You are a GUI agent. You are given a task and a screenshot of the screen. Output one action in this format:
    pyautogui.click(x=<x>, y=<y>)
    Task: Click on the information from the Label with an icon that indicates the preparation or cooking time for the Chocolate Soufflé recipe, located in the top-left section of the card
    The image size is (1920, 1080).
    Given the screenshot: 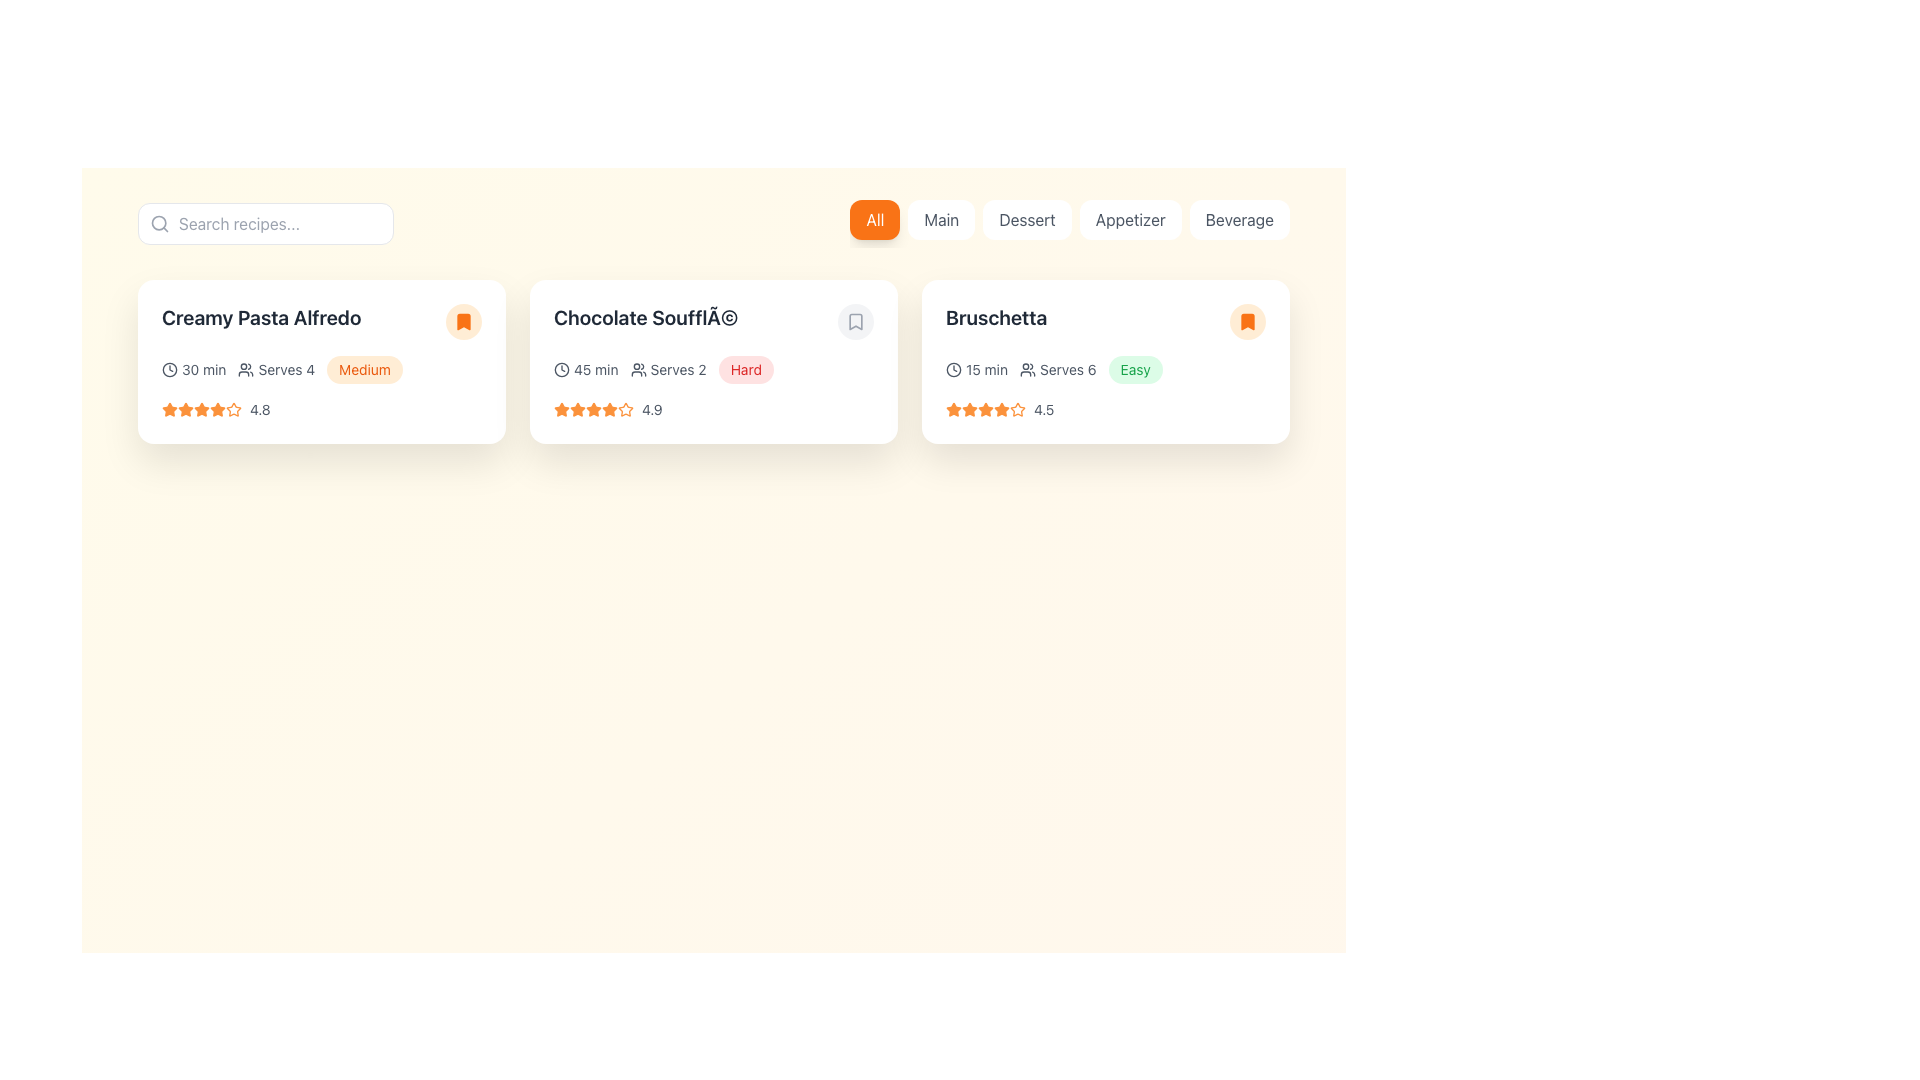 What is the action you would take?
    pyautogui.click(x=585, y=370)
    